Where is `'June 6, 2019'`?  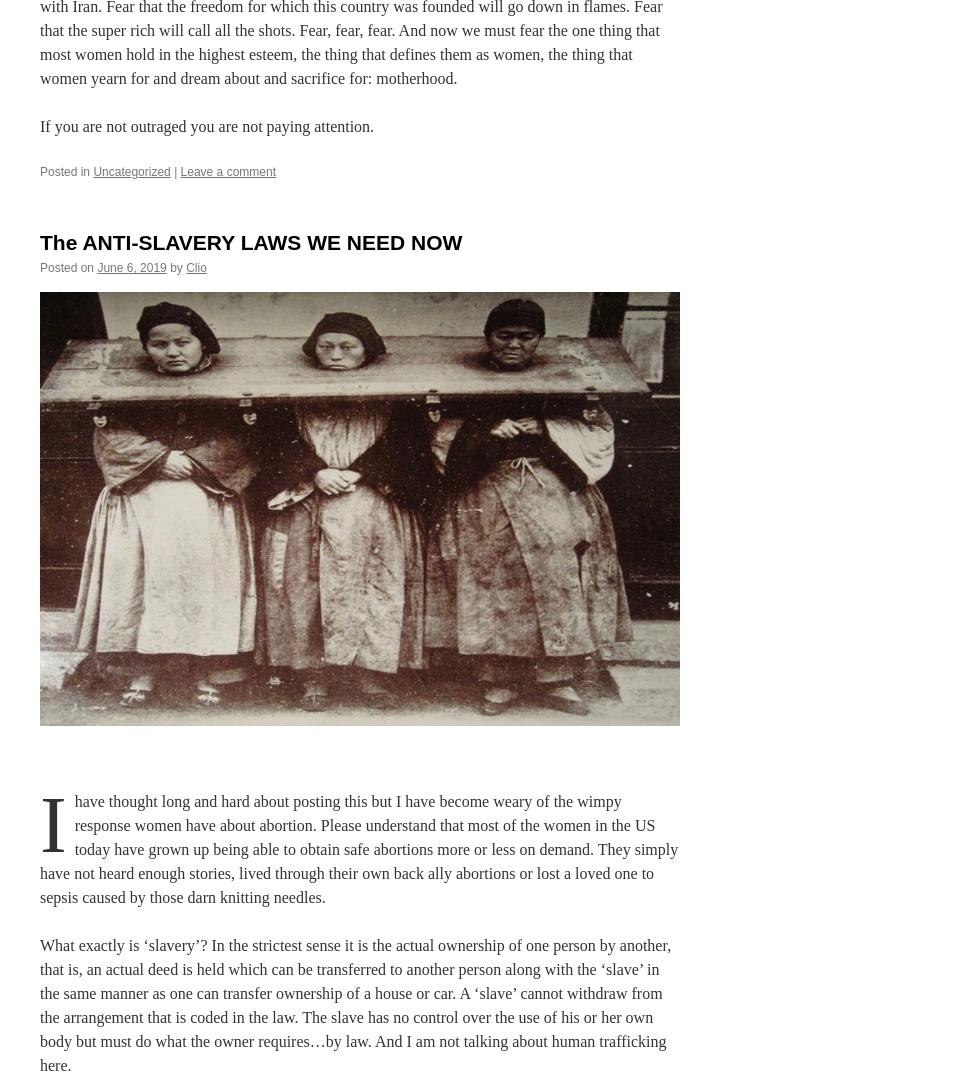 'June 6, 2019' is located at coordinates (131, 267).